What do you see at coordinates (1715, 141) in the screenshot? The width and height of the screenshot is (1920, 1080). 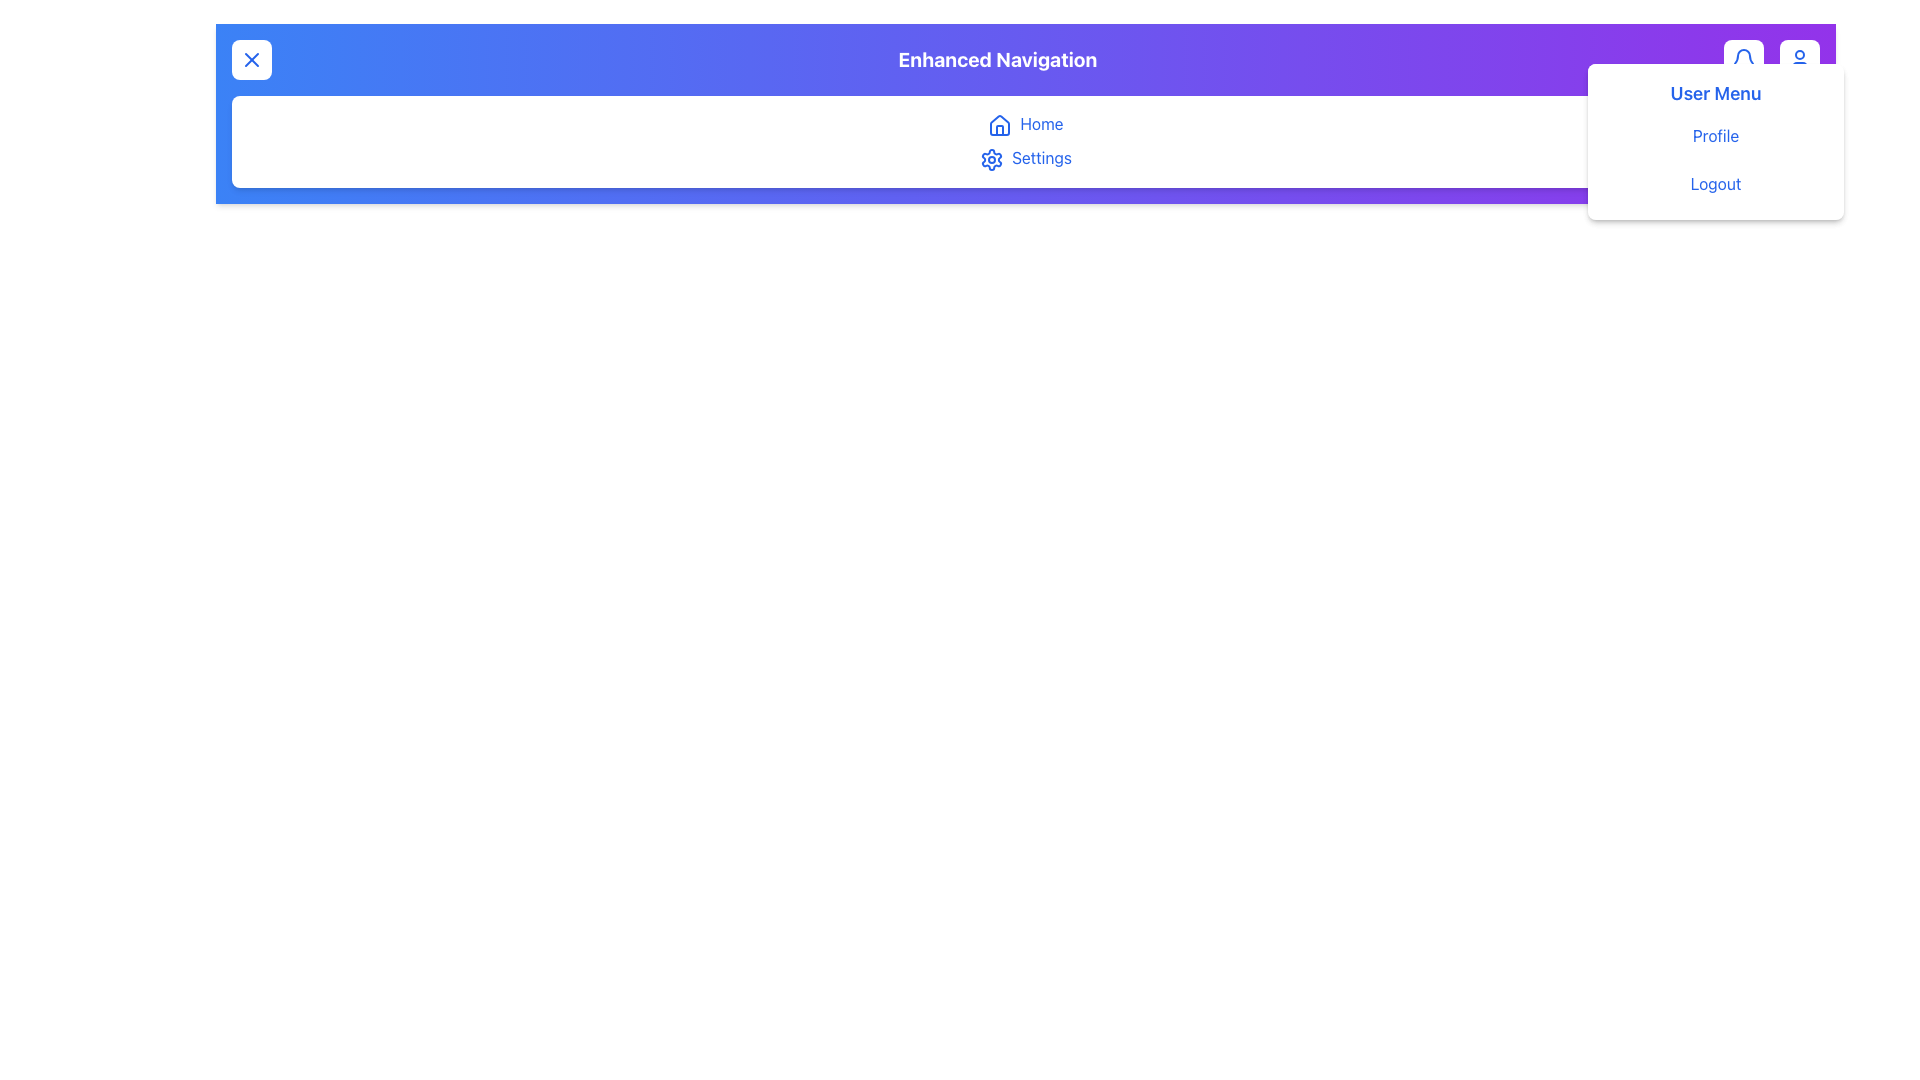 I see `the 'Profile' option in the dropdown menu labeled 'User Menu', which appears in the top-right corner of the page below the user profile icon` at bounding box center [1715, 141].